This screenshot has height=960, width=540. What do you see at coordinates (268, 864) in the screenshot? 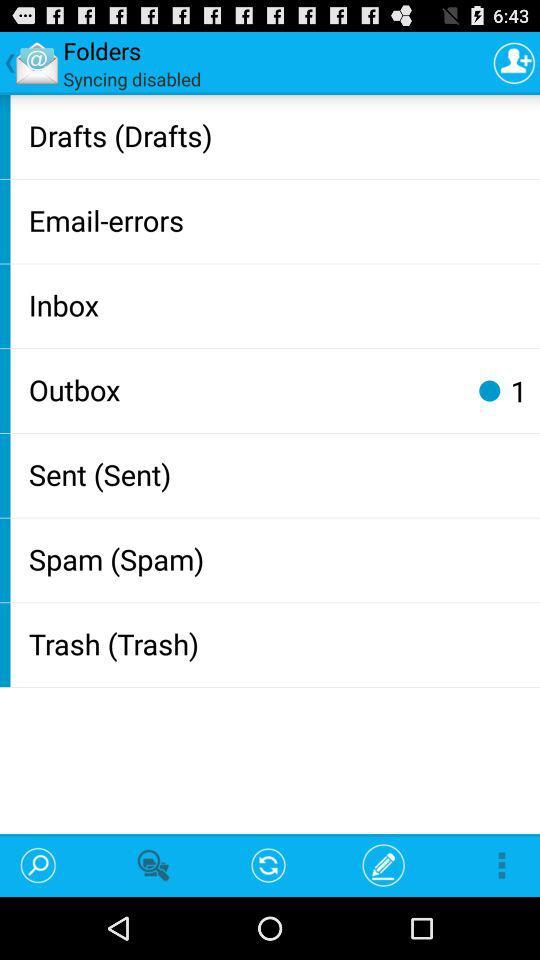
I see `the app below the trash (trash) app` at bounding box center [268, 864].